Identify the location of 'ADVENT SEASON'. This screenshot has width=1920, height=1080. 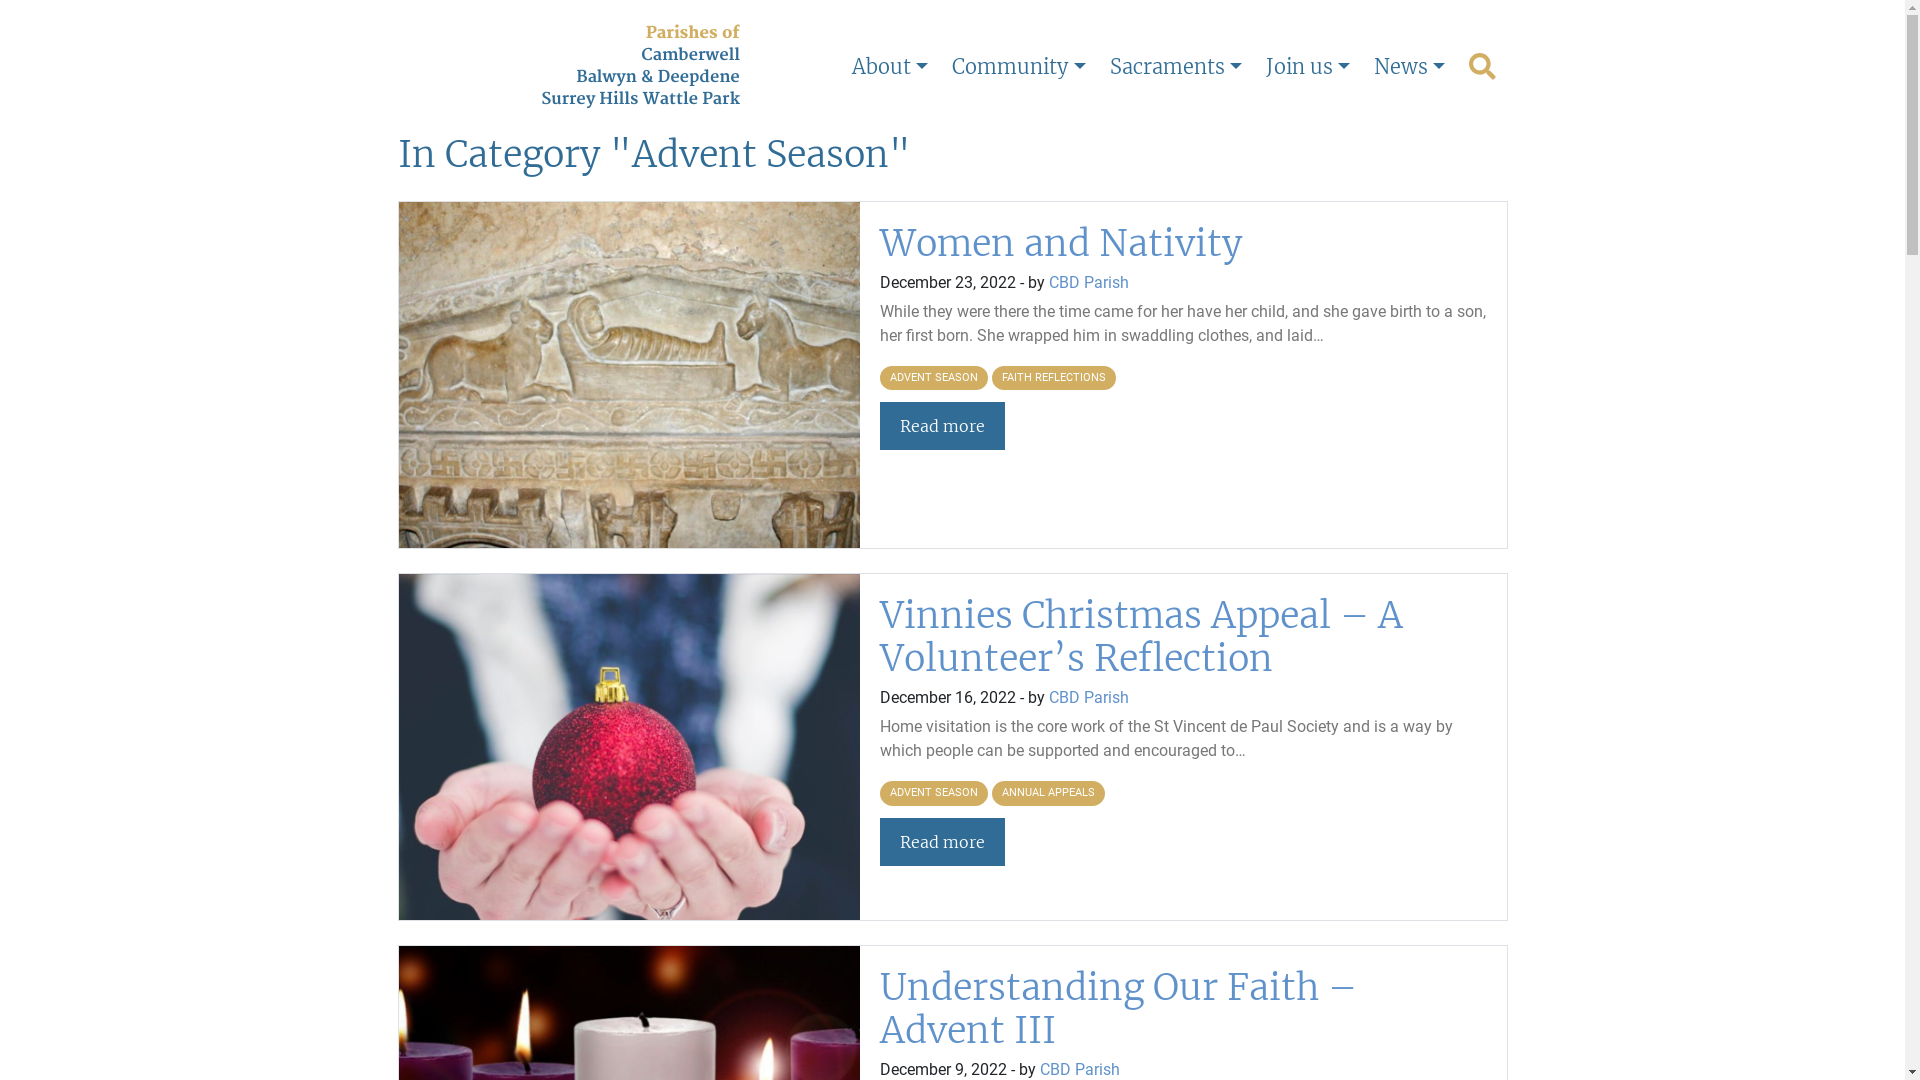
(933, 378).